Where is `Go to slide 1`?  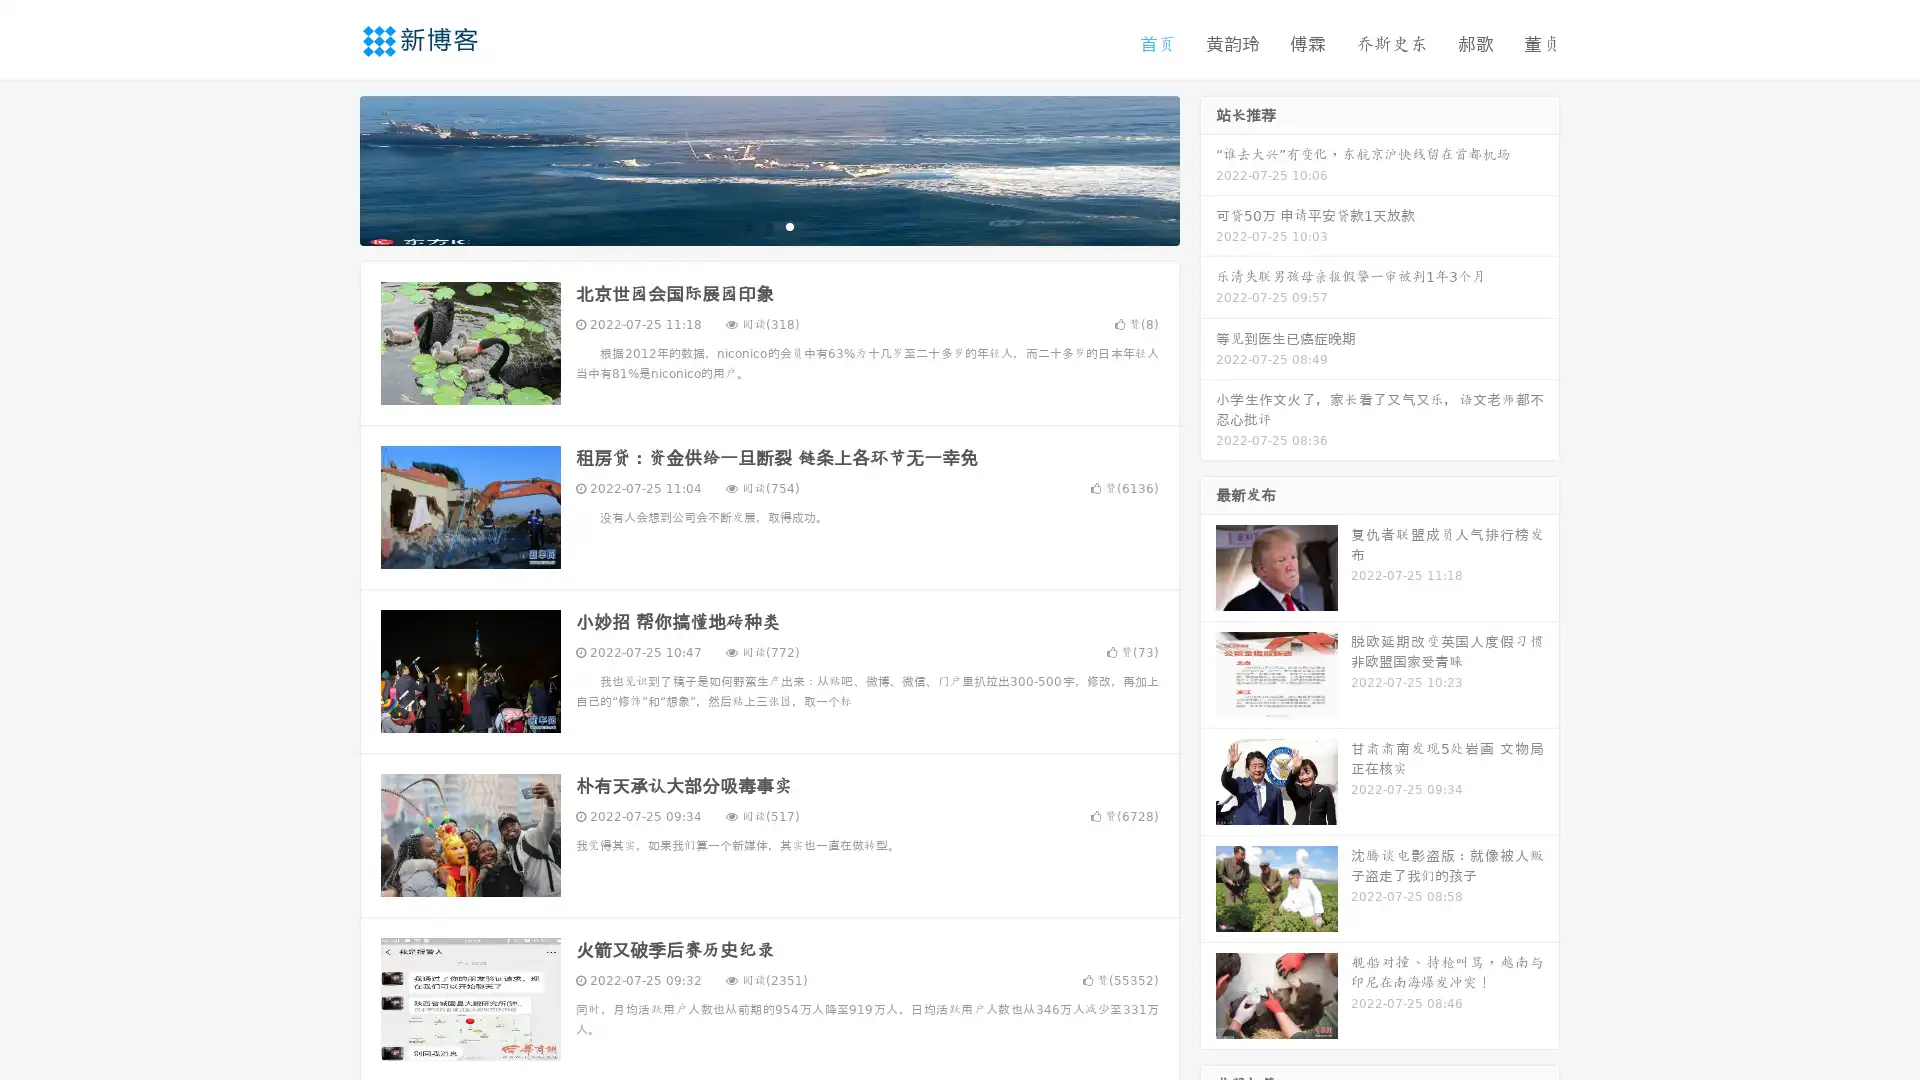 Go to slide 1 is located at coordinates (748, 225).